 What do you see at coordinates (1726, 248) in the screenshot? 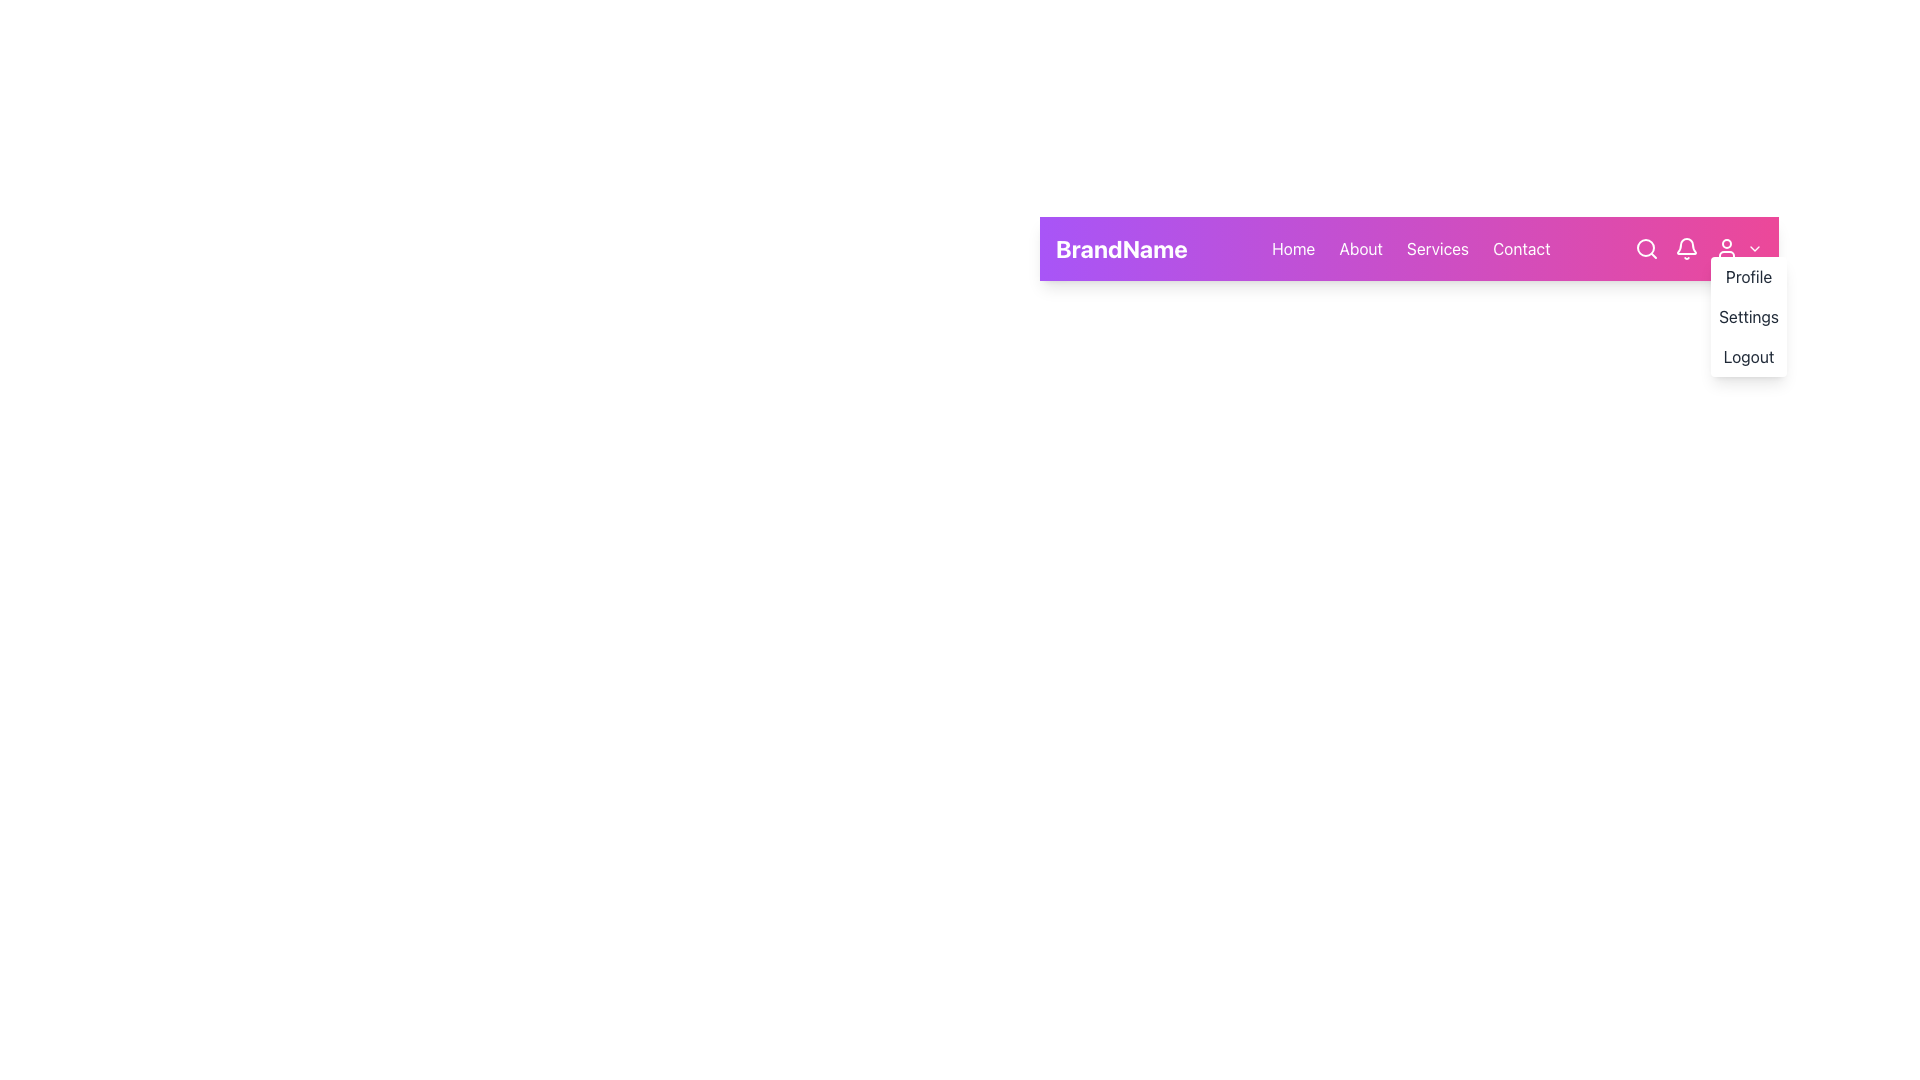
I see `the user menu icon located at the top-right corner of the navigation bar, which allows access to profile options, settings, or logout` at bounding box center [1726, 248].